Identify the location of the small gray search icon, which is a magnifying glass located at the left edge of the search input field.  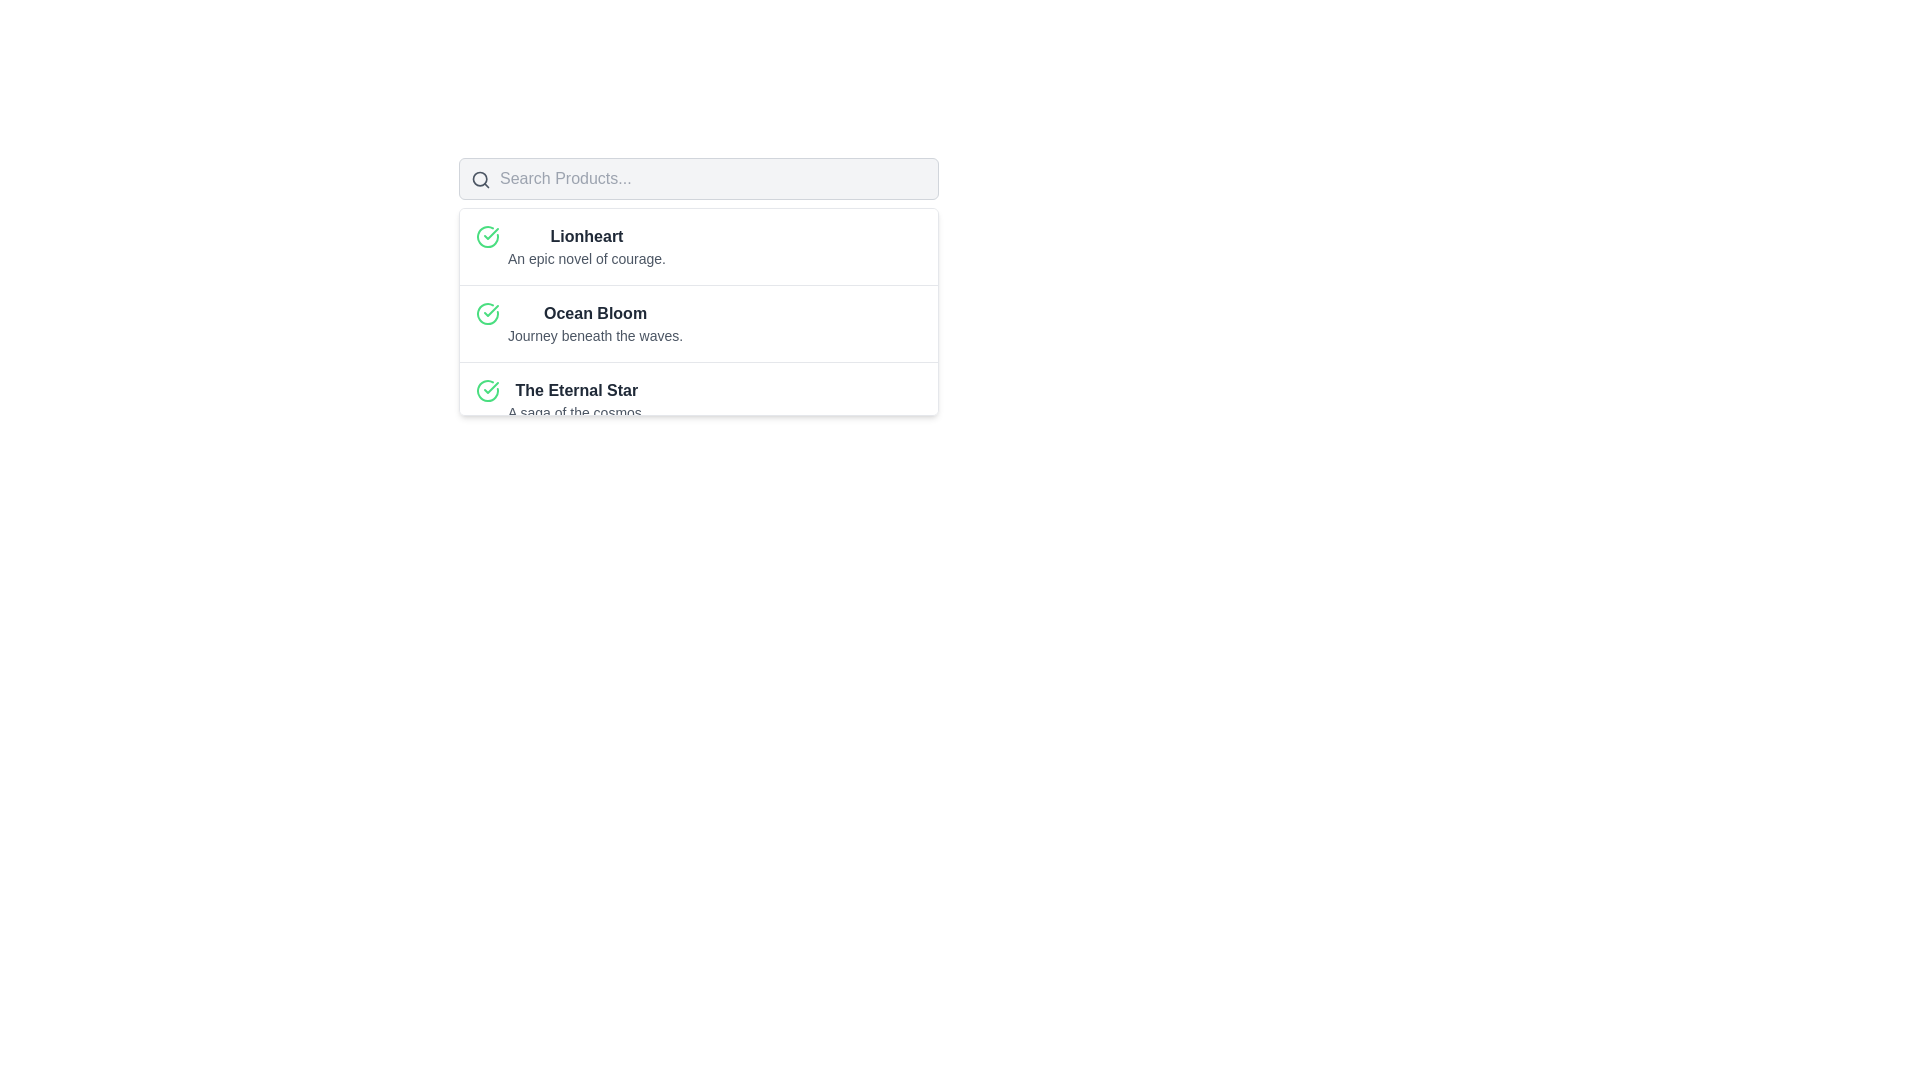
(480, 180).